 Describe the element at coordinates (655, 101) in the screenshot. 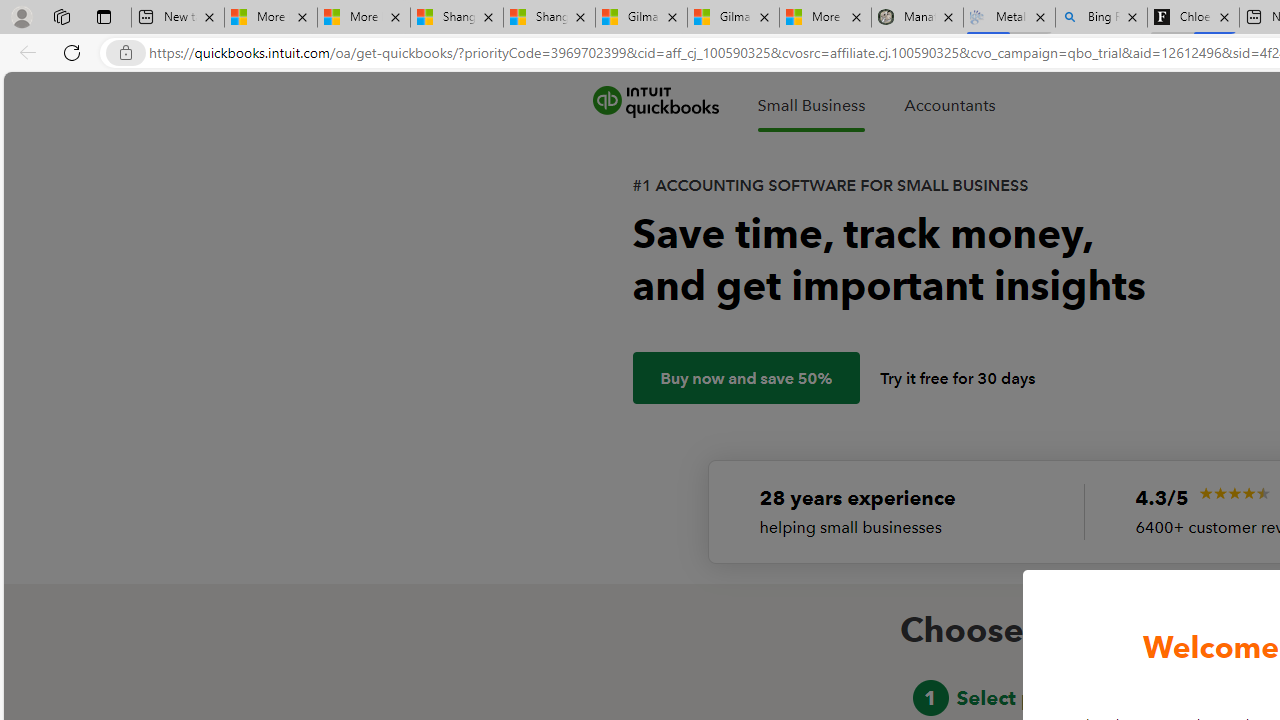

I see `'quickbooks'` at that location.